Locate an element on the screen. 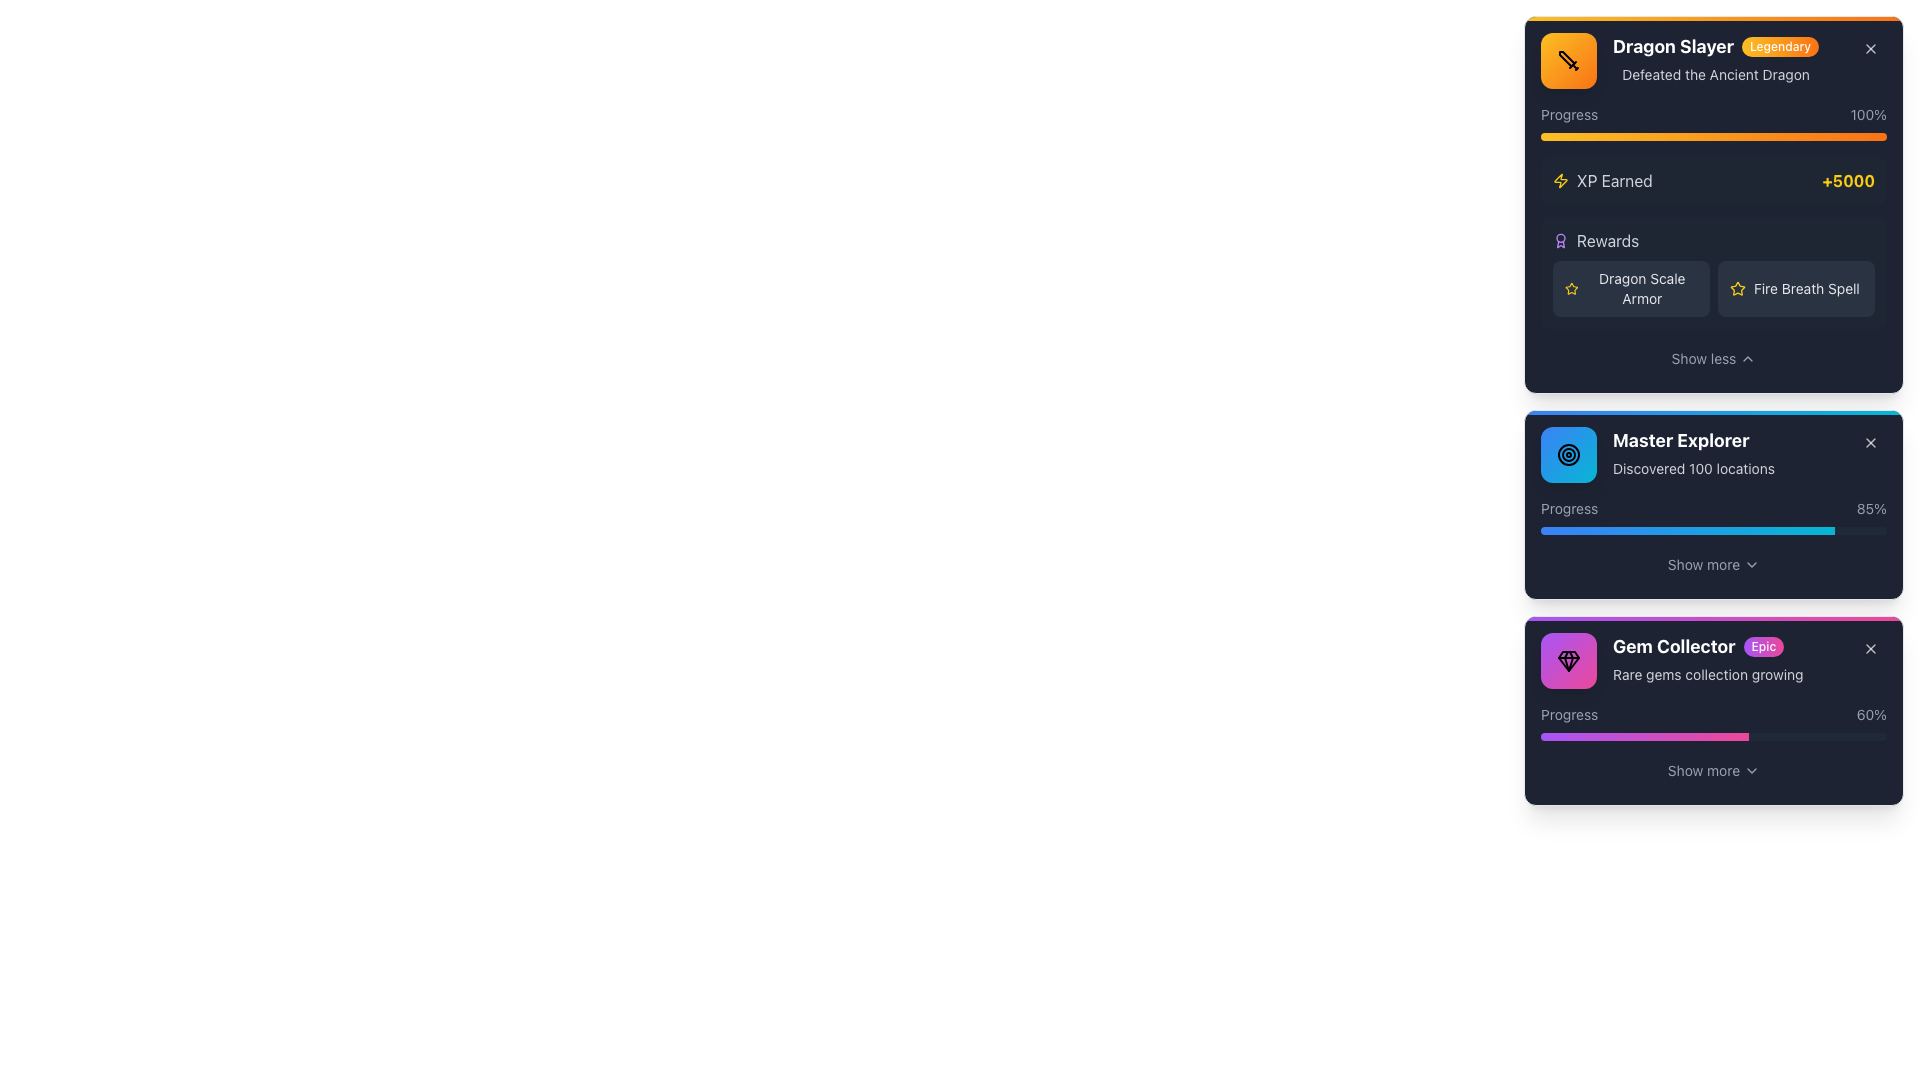  the circular target logo icon located within the rounded square button of the 'Master Explorer' section, which features a blue-to-cyan gradient background is located at coordinates (1568, 455).